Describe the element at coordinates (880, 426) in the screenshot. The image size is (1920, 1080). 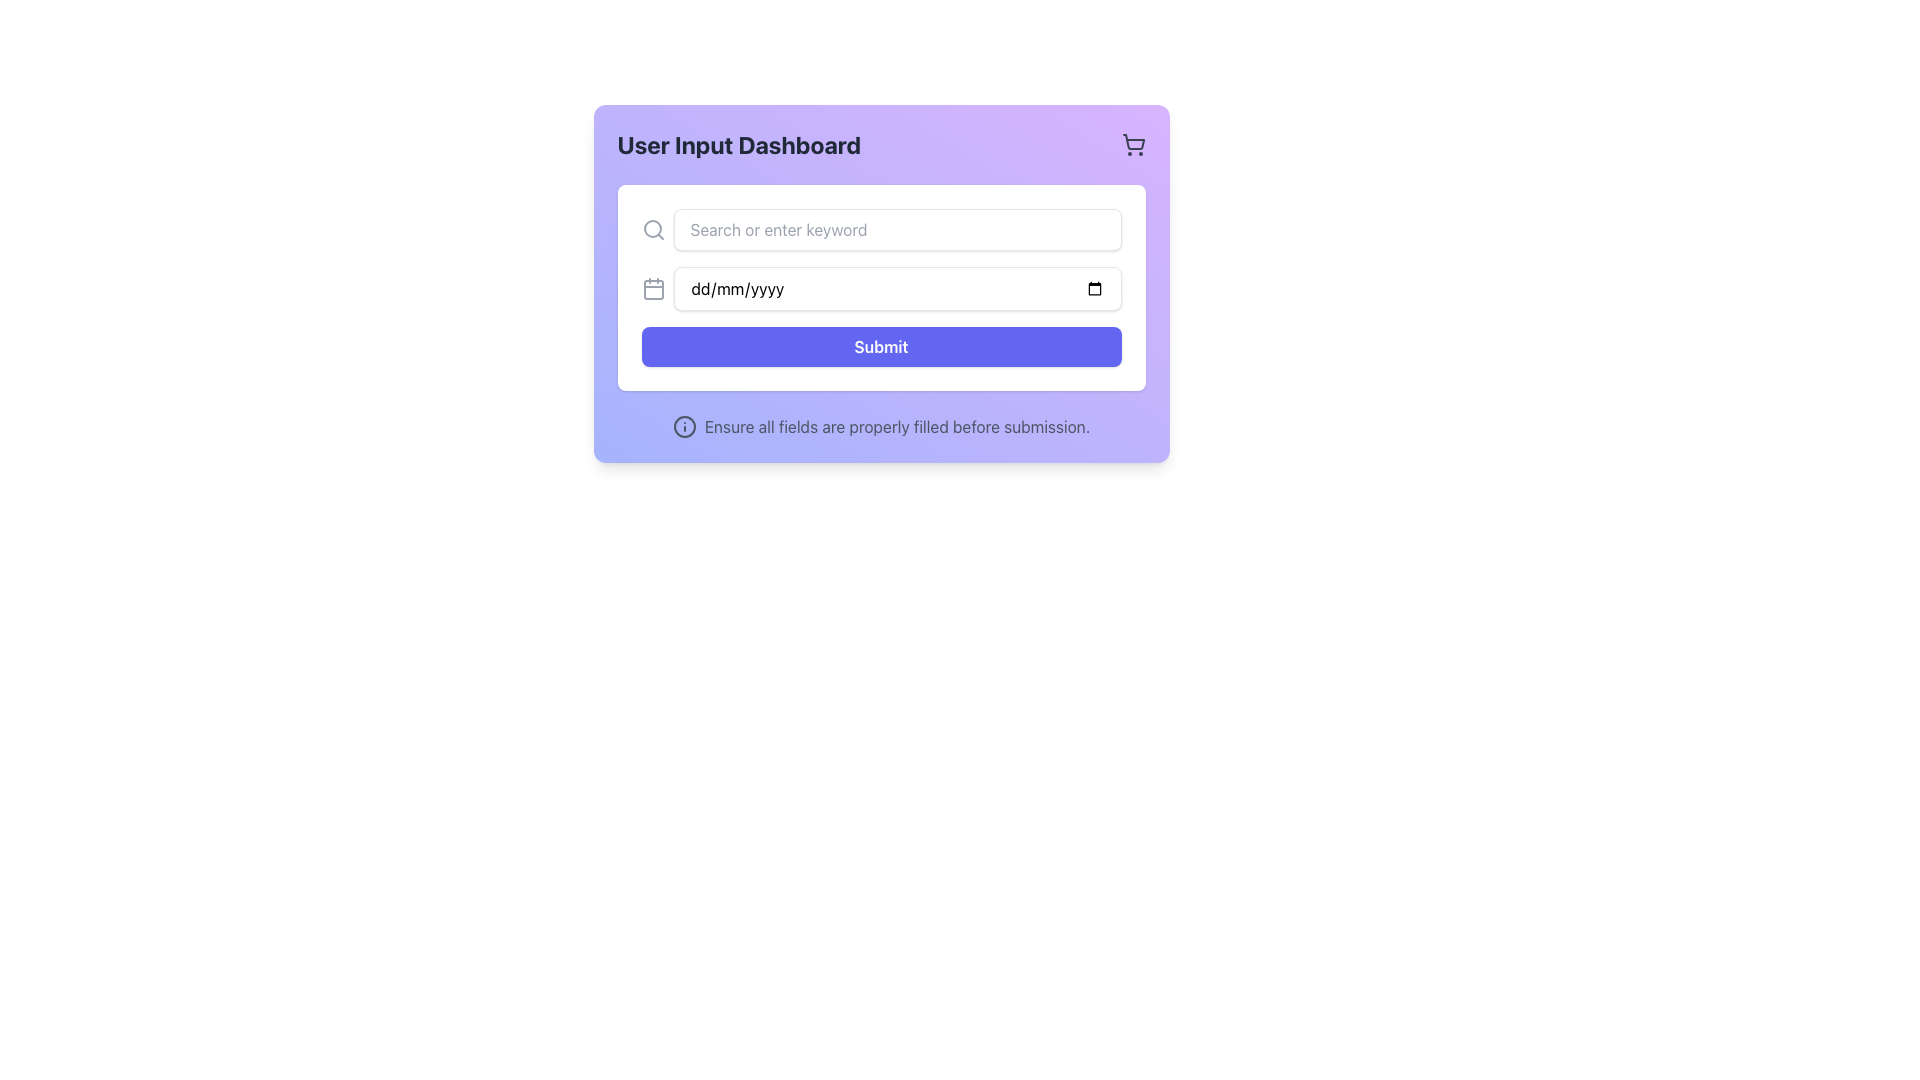
I see `the informational text with an icon at the bottom of the purple card, located directly below the 'Submit' button` at that location.